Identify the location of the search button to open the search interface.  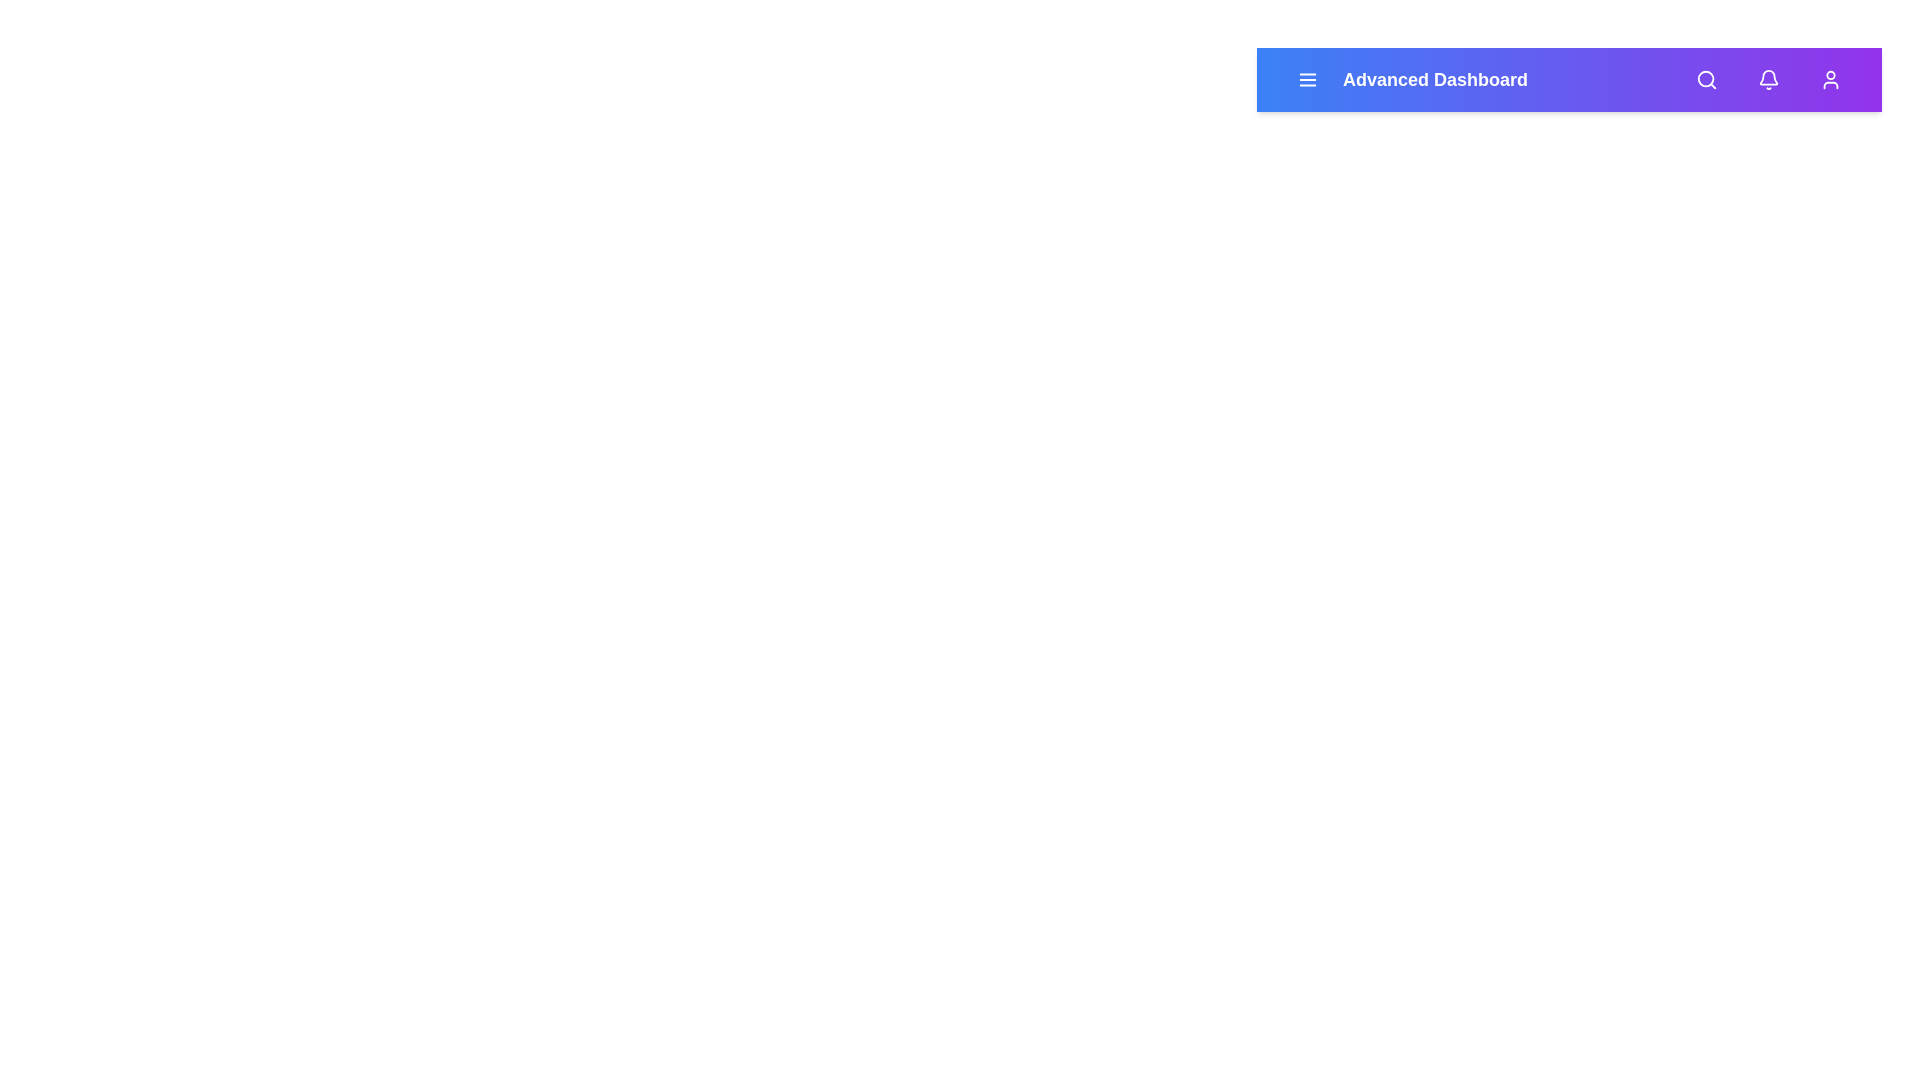
(1706, 79).